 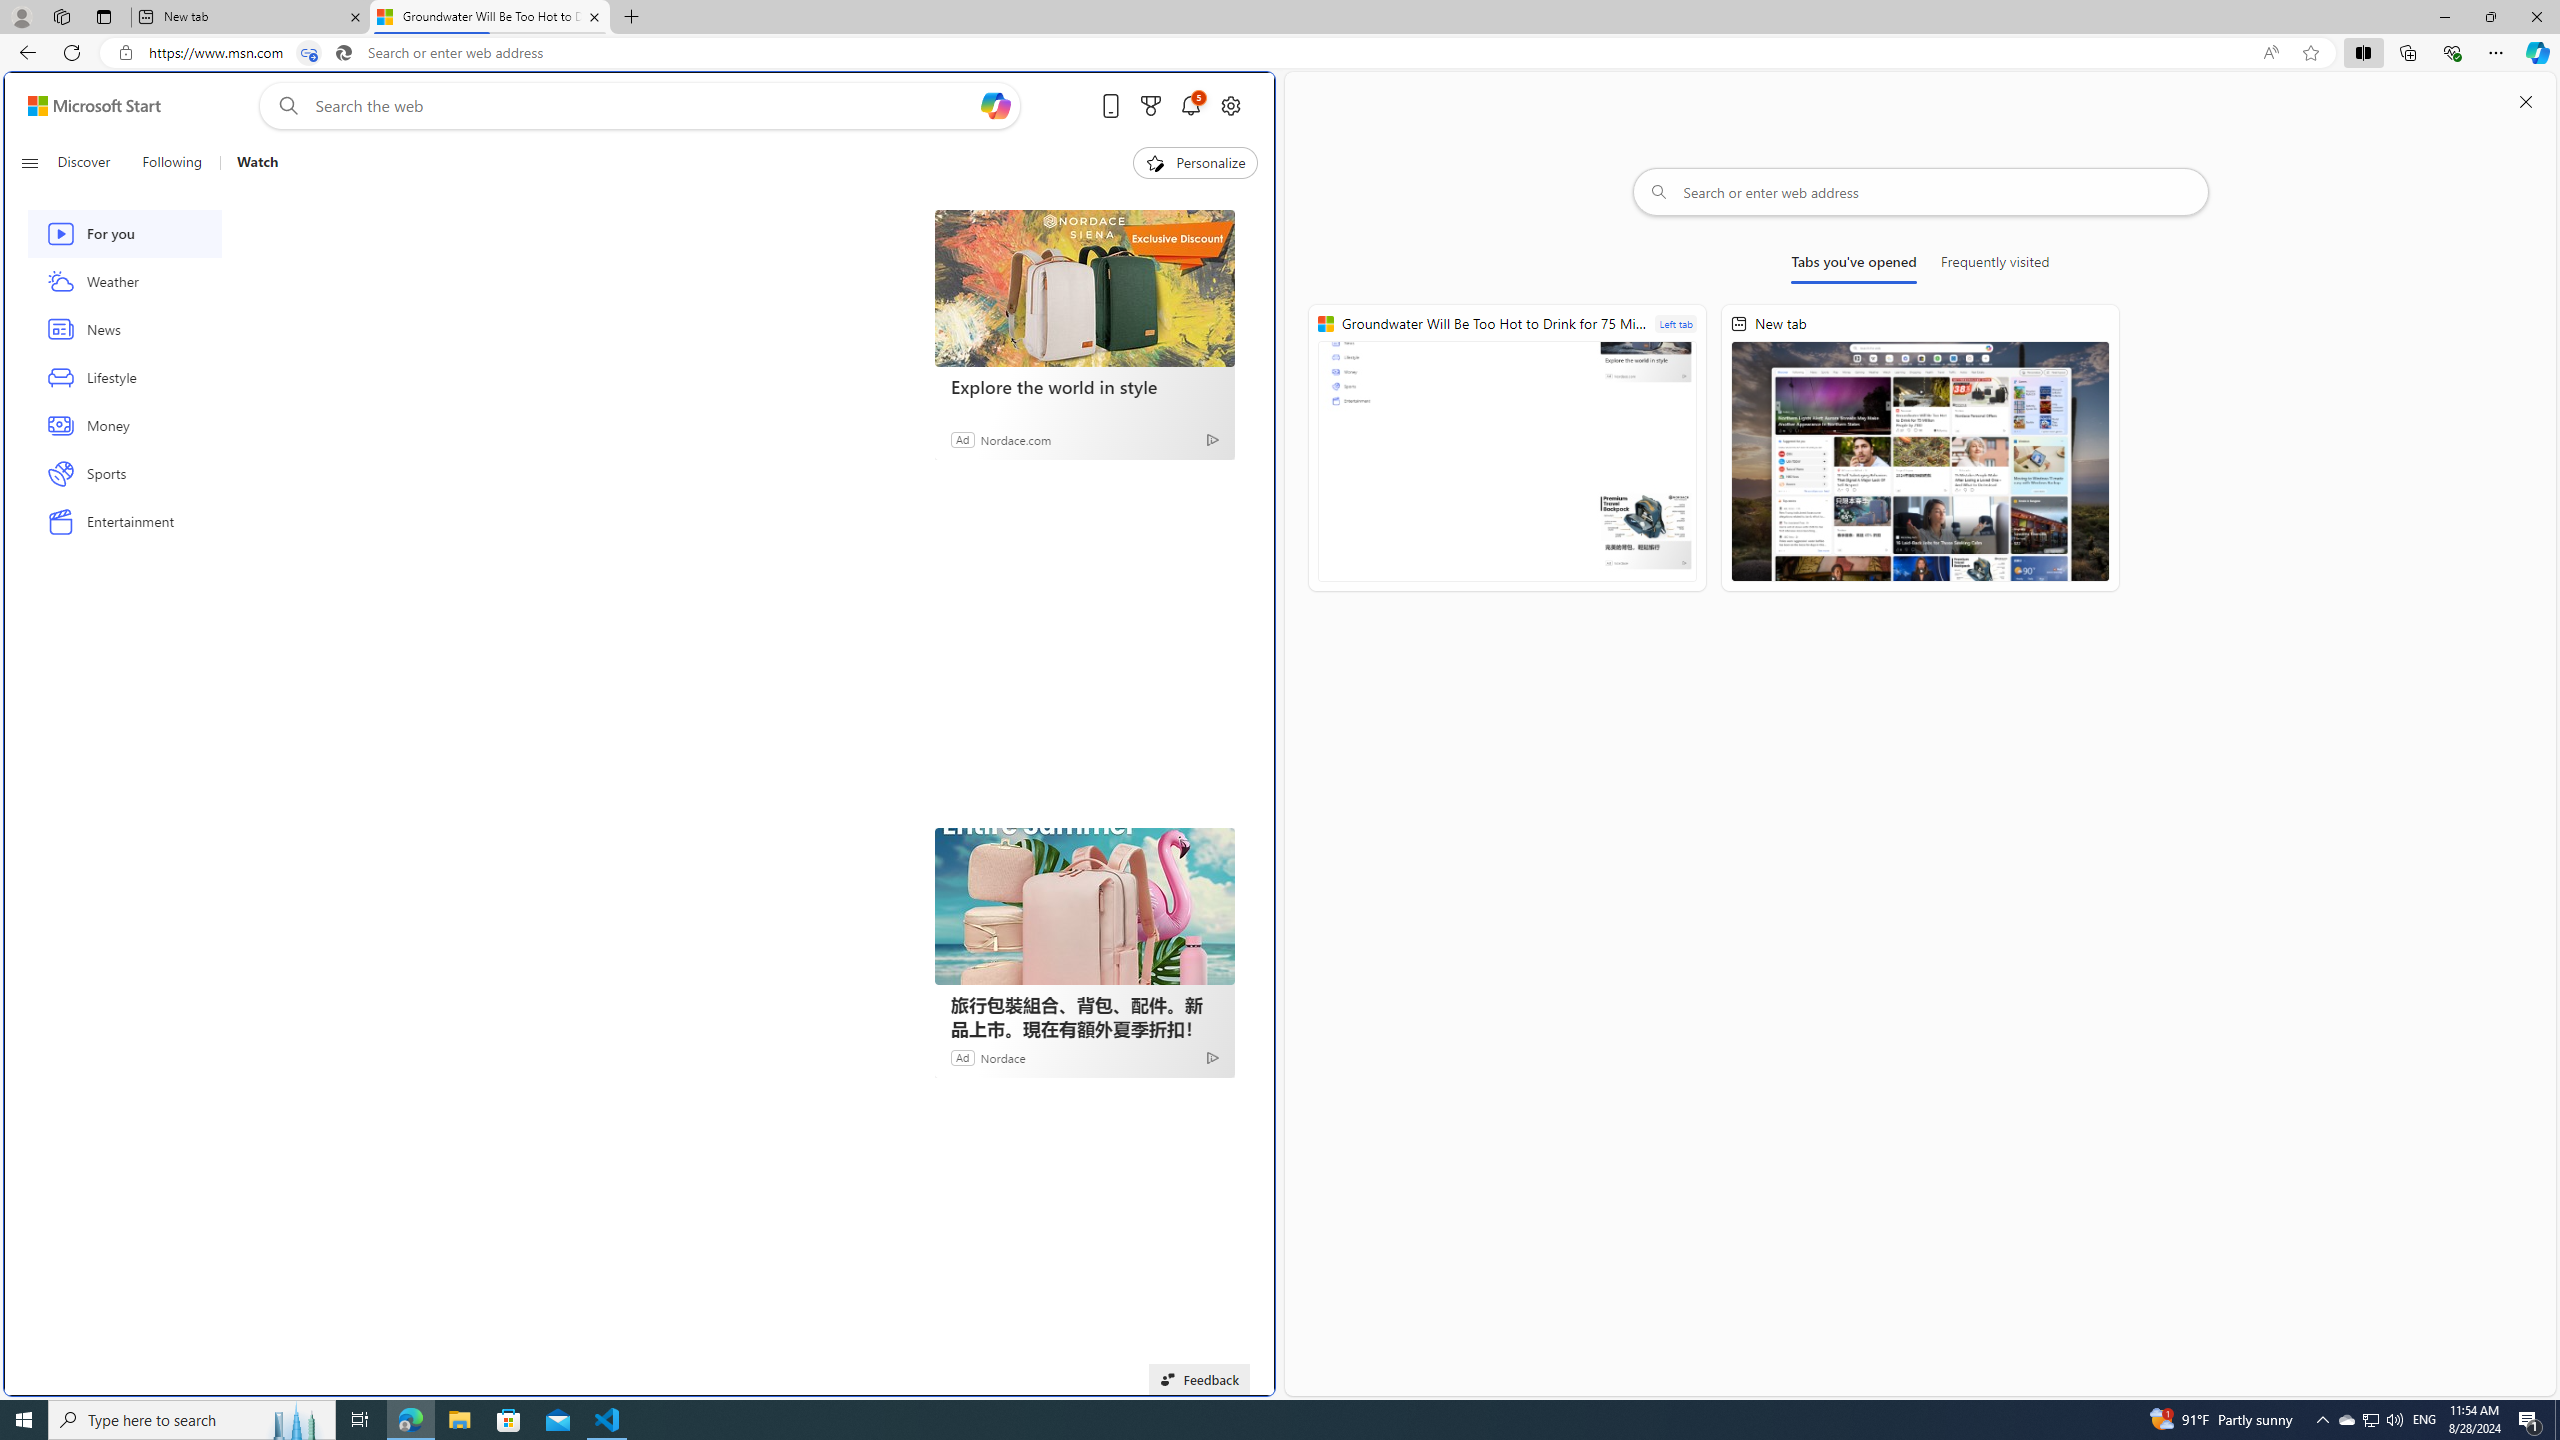 I want to click on 'Discover', so click(x=91, y=162).